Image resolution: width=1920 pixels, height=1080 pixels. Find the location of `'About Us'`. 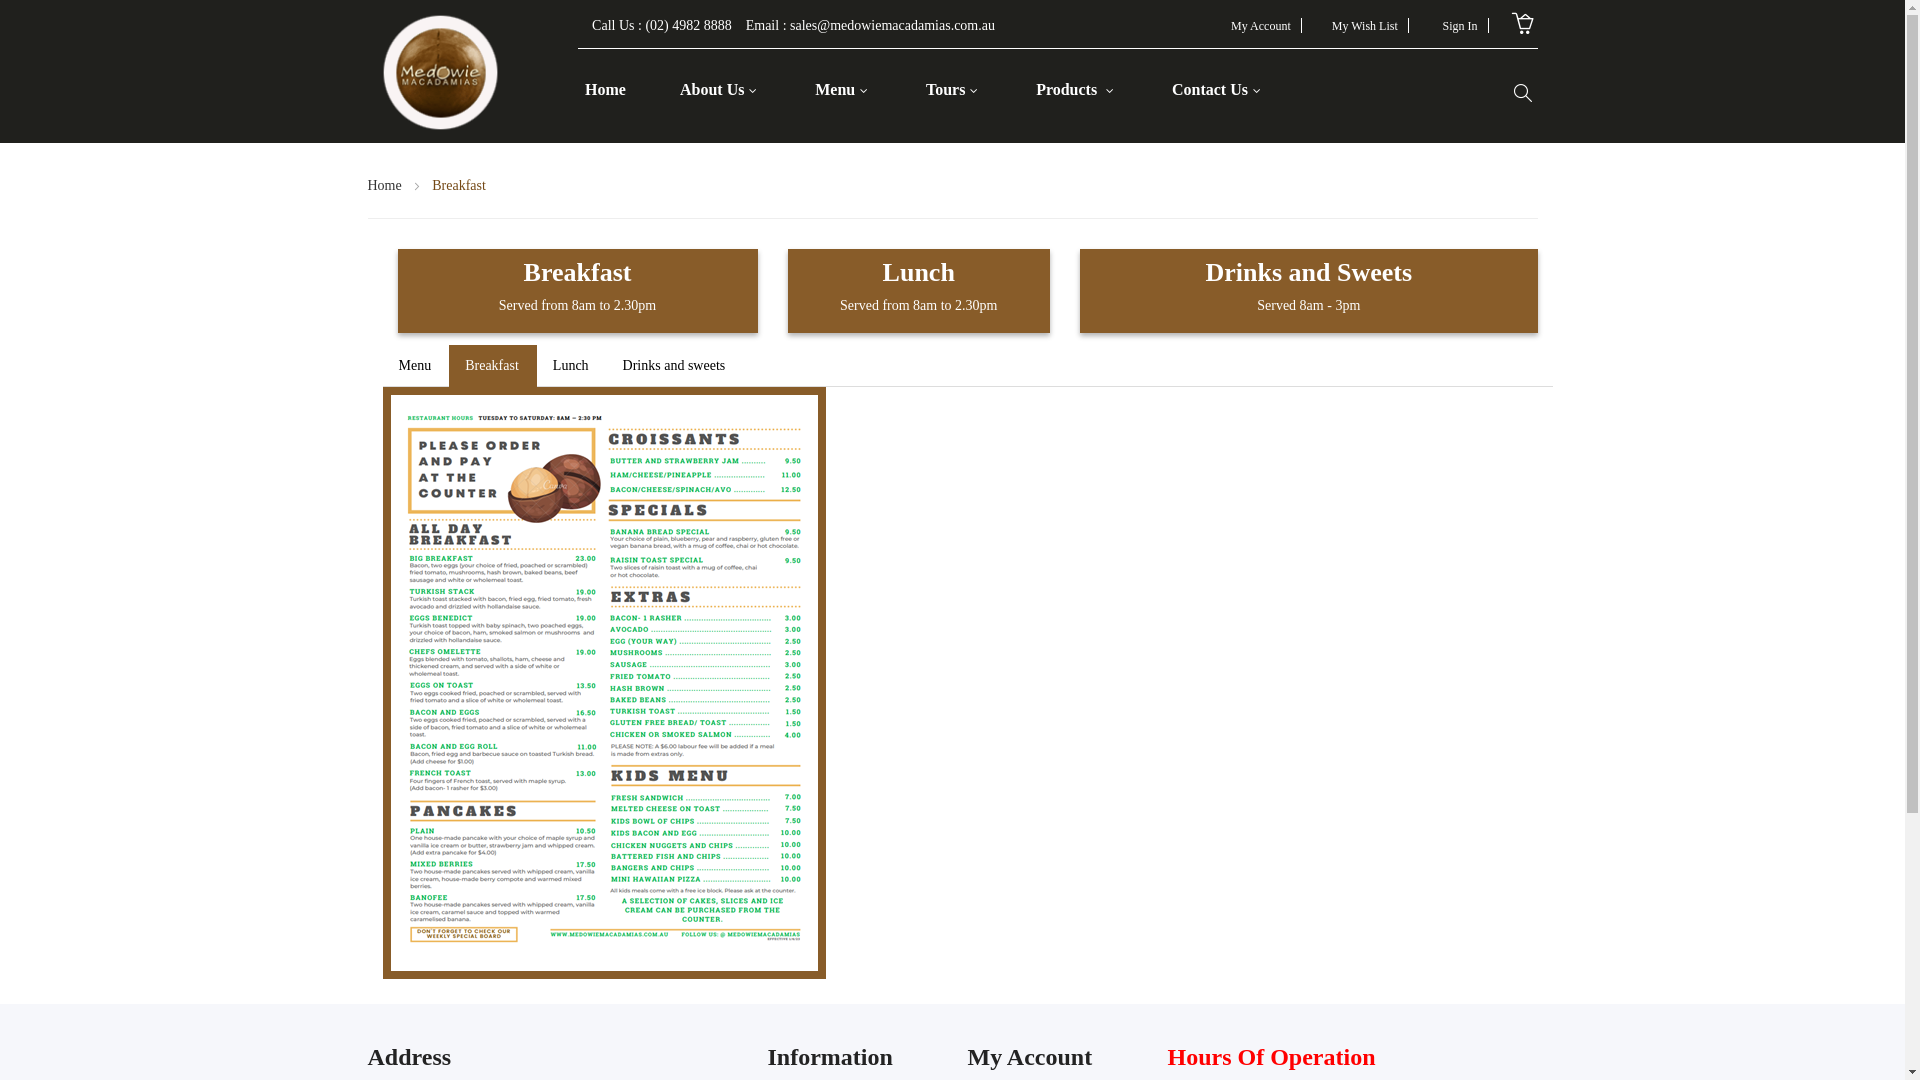

'About Us' is located at coordinates (718, 88).